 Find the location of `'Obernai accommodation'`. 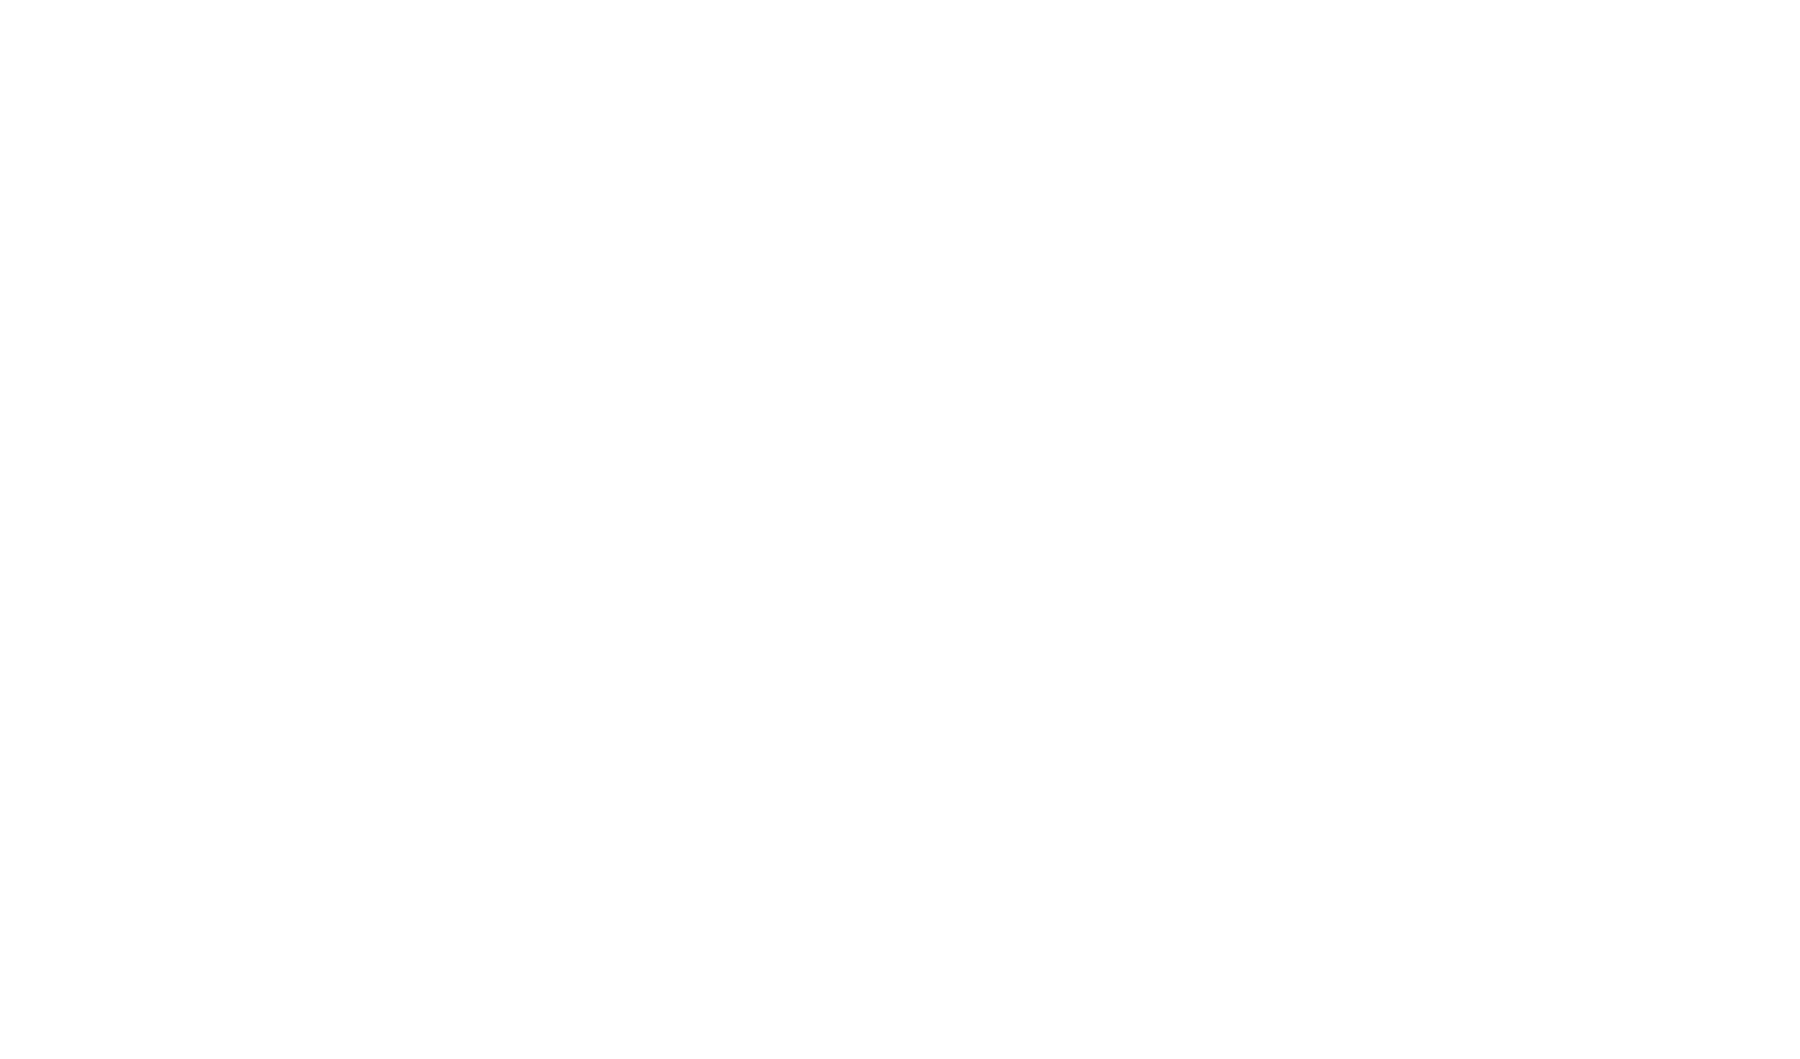

'Obernai accommodation' is located at coordinates (131, 172).